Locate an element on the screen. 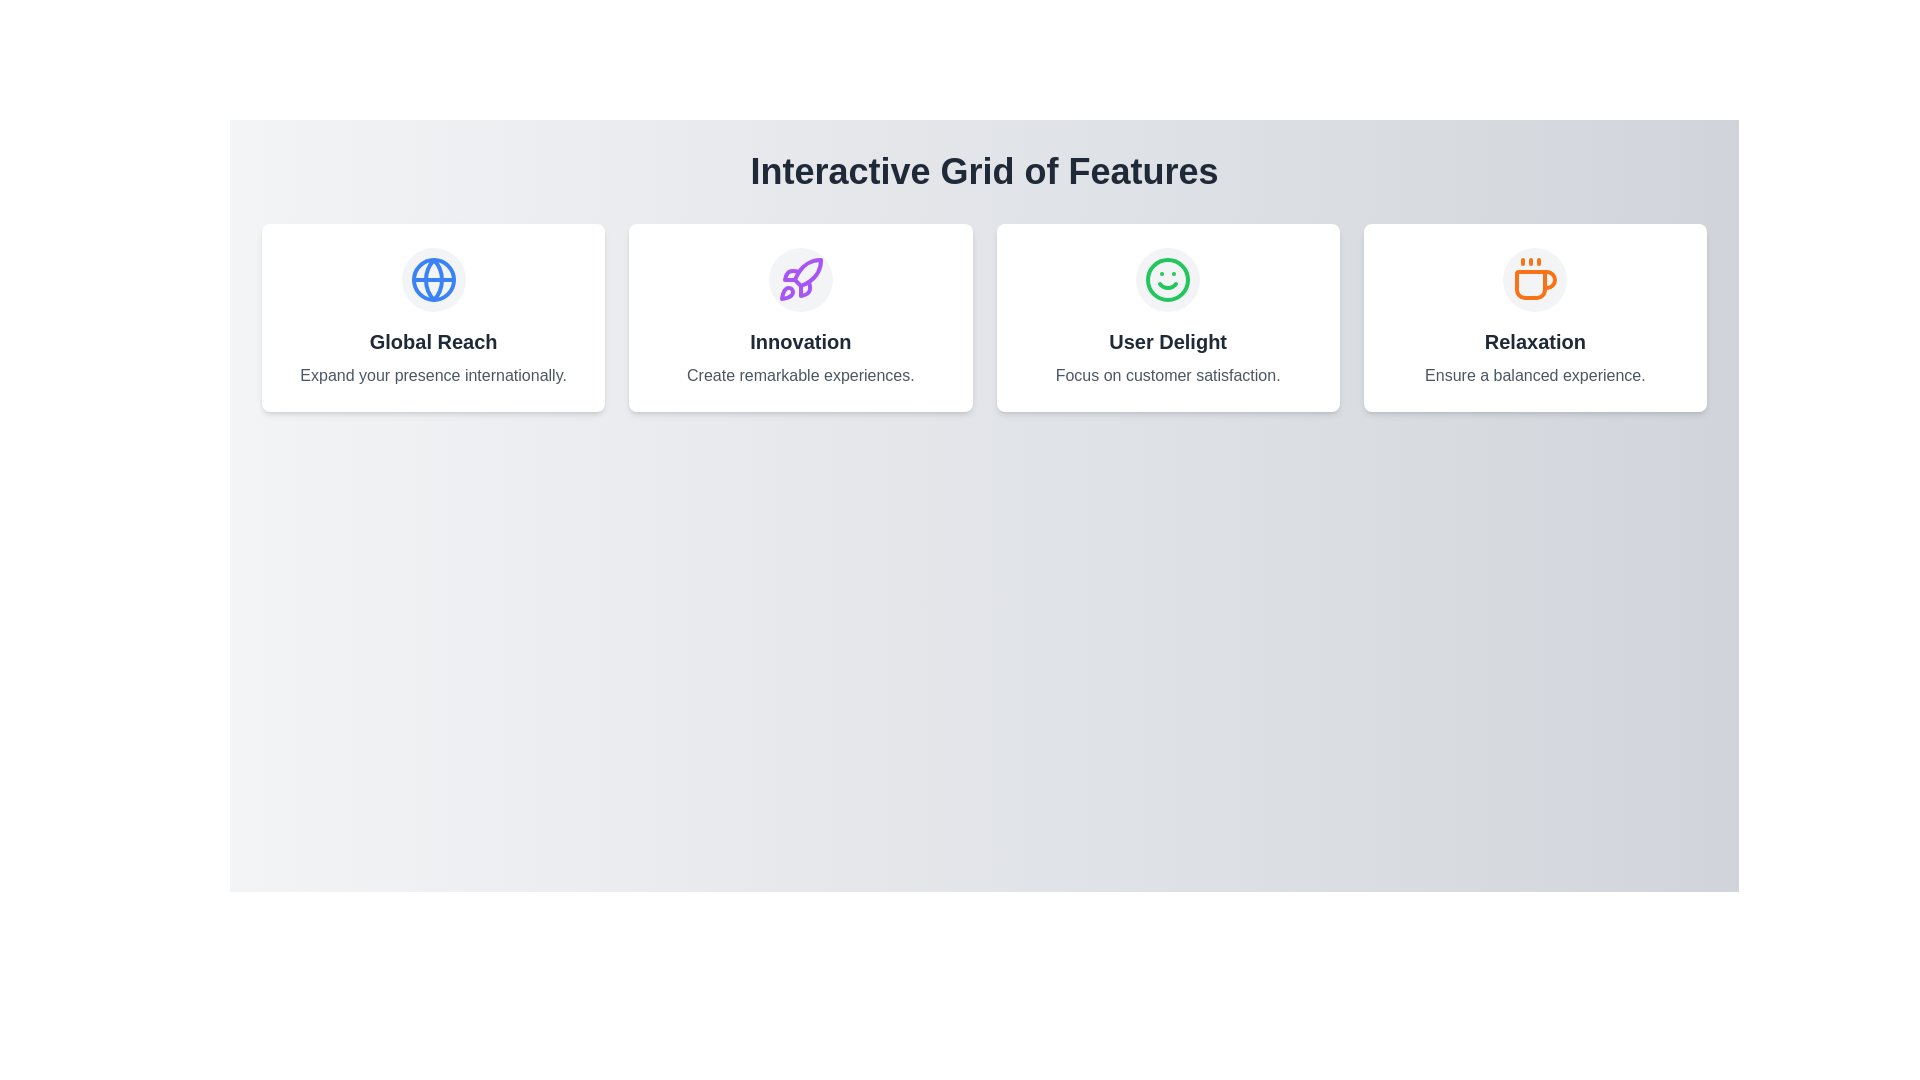 The width and height of the screenshot is (1920, 1080). the Text label that serves as a title for the feature card, summarizing its theme as 'Relaxation', located in the fourth box below the coffee cup icon and above the description text is located at coordinates (1534, 341).